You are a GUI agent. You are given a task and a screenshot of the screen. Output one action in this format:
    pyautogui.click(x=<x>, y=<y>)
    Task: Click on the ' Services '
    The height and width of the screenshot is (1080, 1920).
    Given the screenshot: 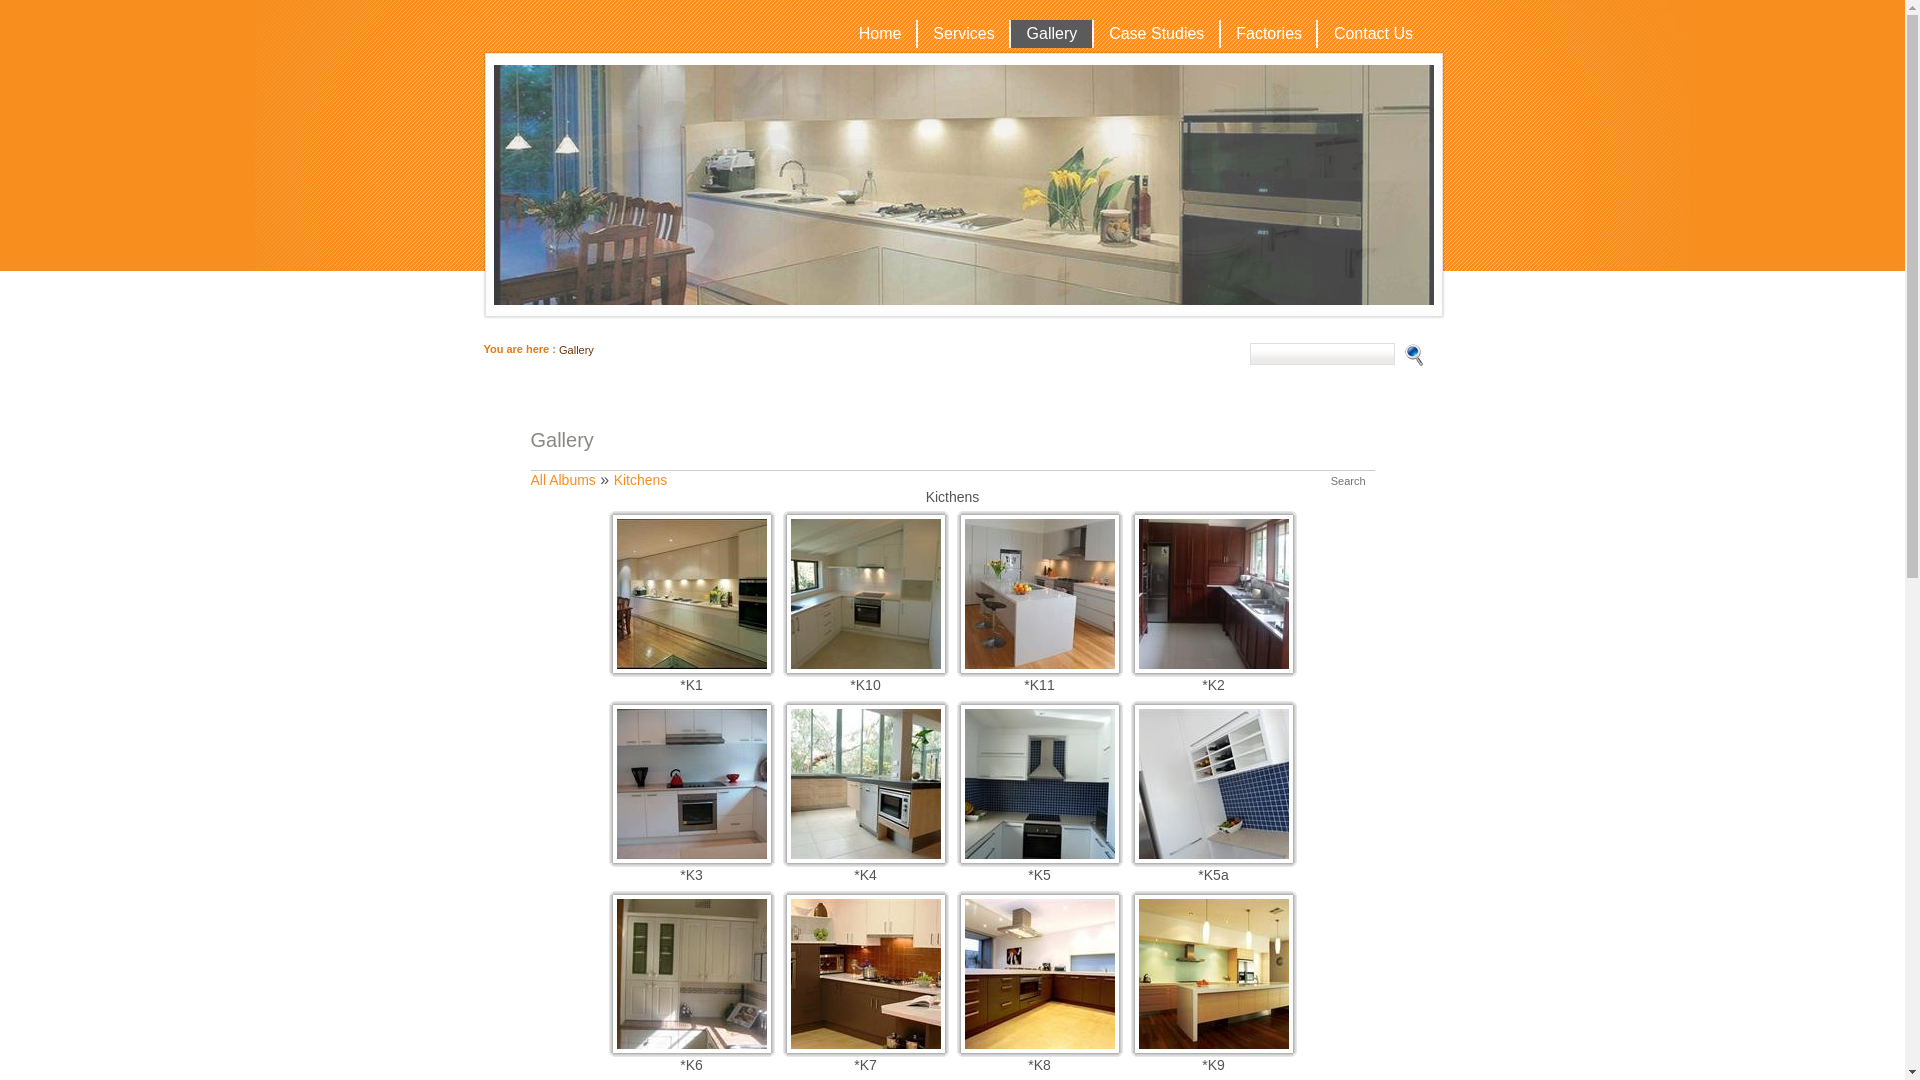 What is the action you would take?
    pyautogui.click(x=963, y=34)
    